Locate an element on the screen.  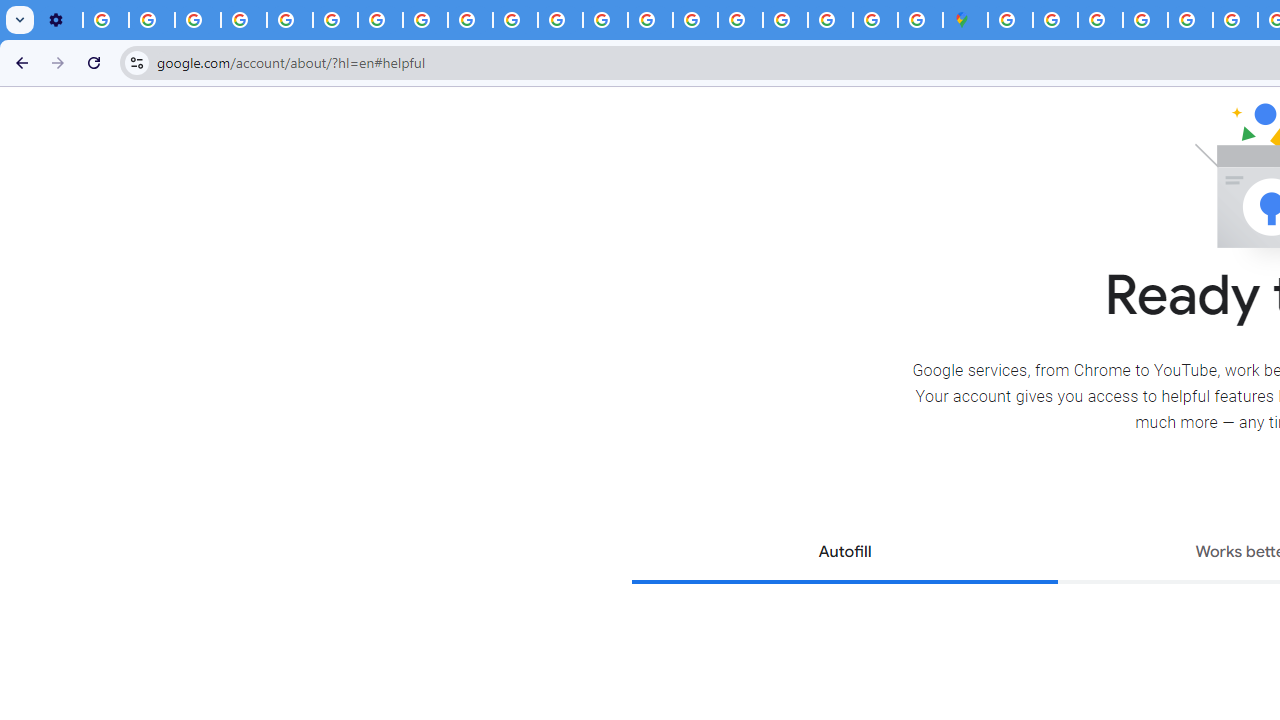
'Sign in - Google Accounts' is located at coordinates (1054, 20).